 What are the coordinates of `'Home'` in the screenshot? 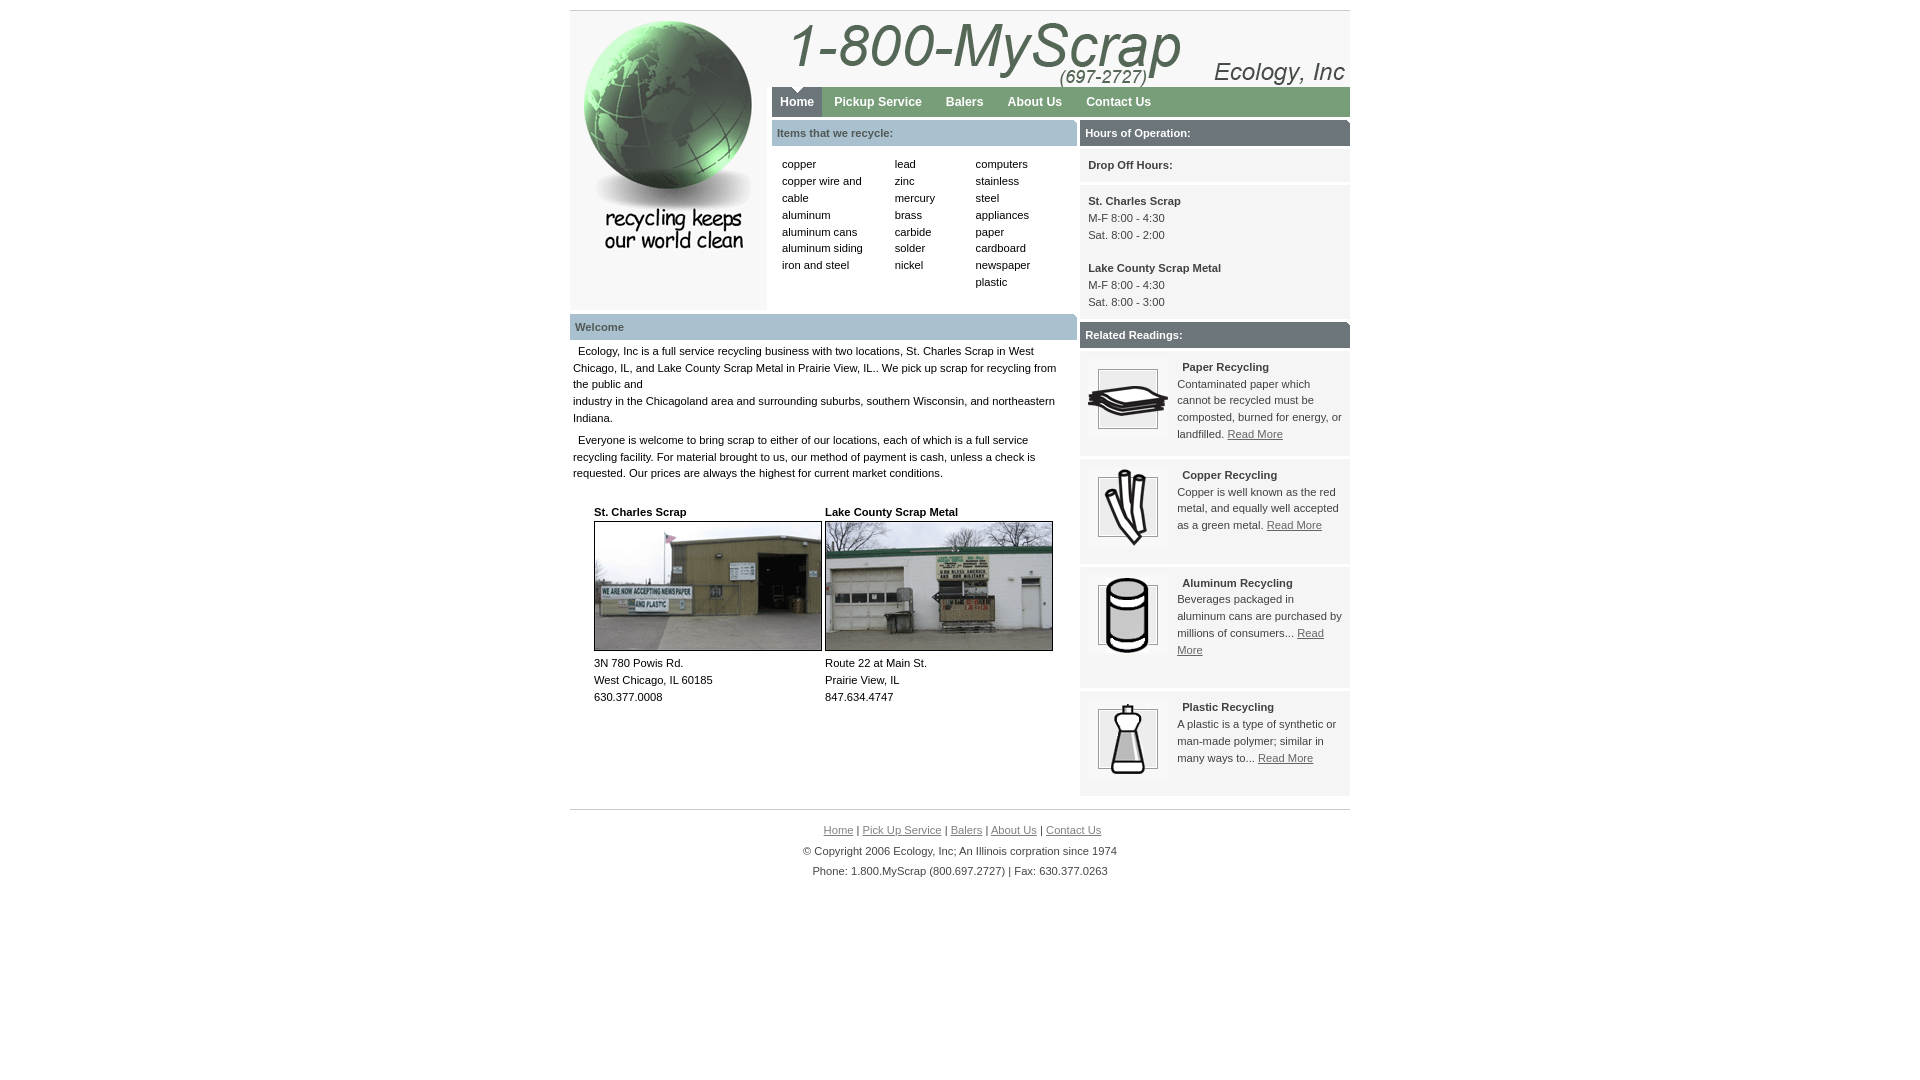 It's located at (824, 829).